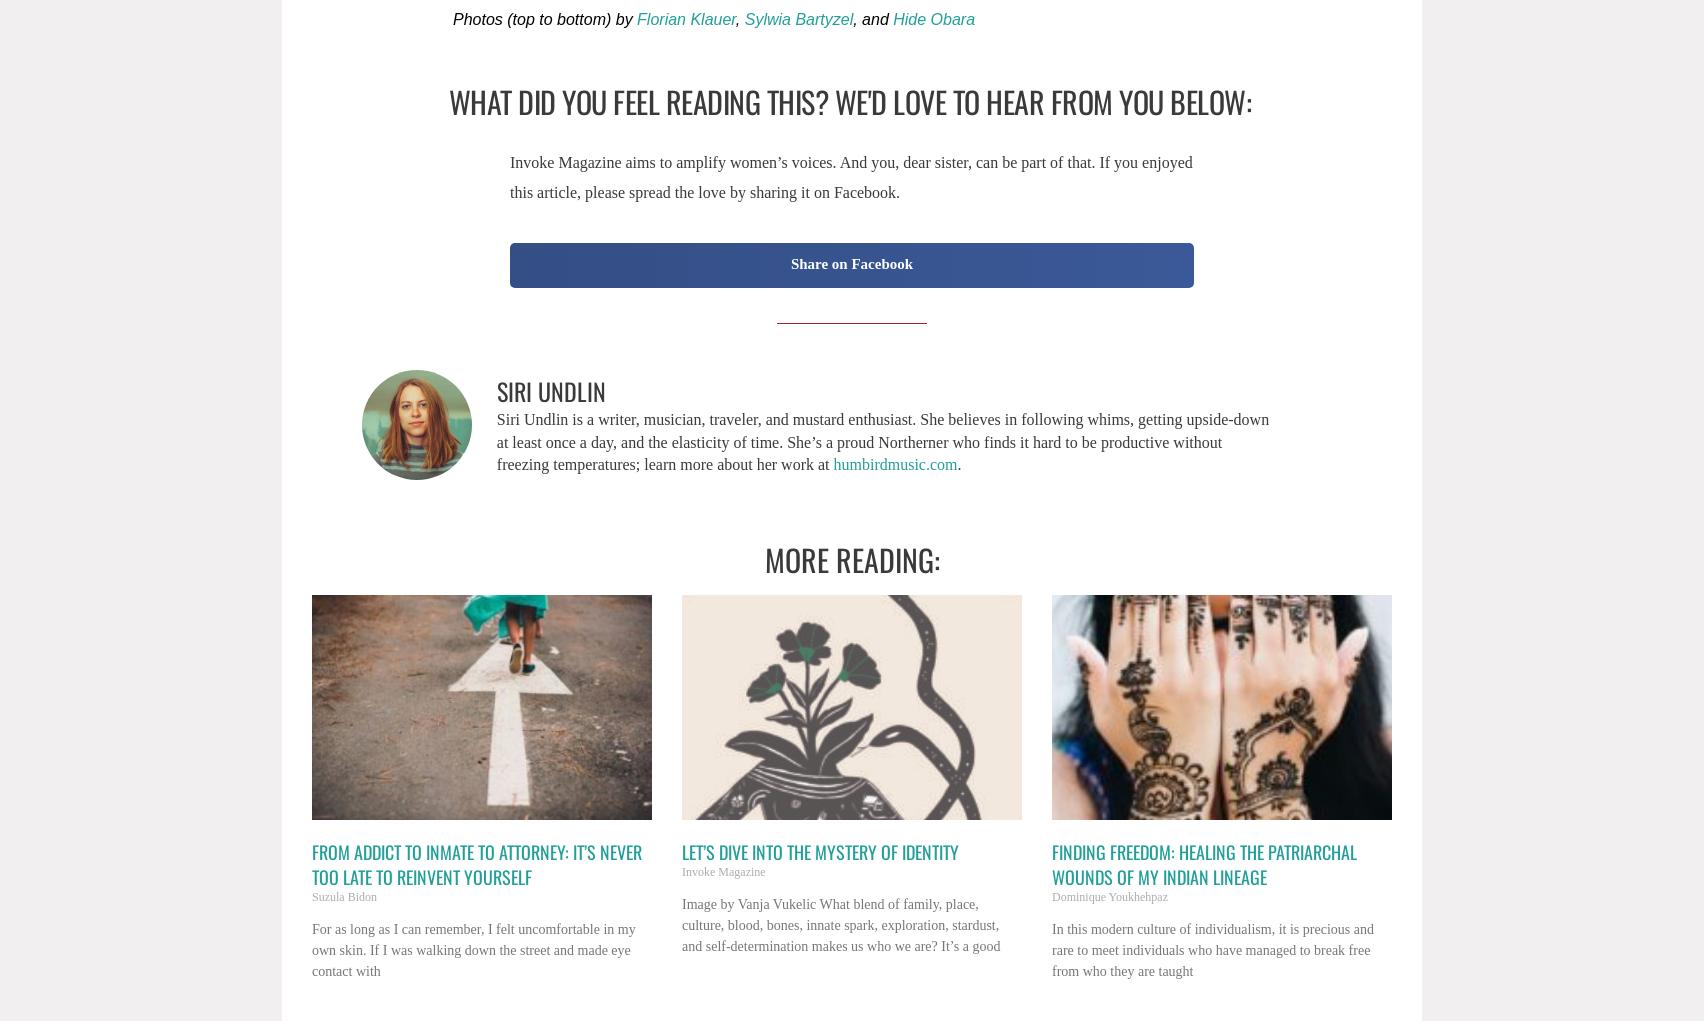 This screenshot has height=1021, width=1704. Describe the element at coordinates (1211, 948) in the screenshot. I see `'In this modern culture of individualism, it is precious and rare to meet individuals who have managed to break free from who they are taught'` at that location.